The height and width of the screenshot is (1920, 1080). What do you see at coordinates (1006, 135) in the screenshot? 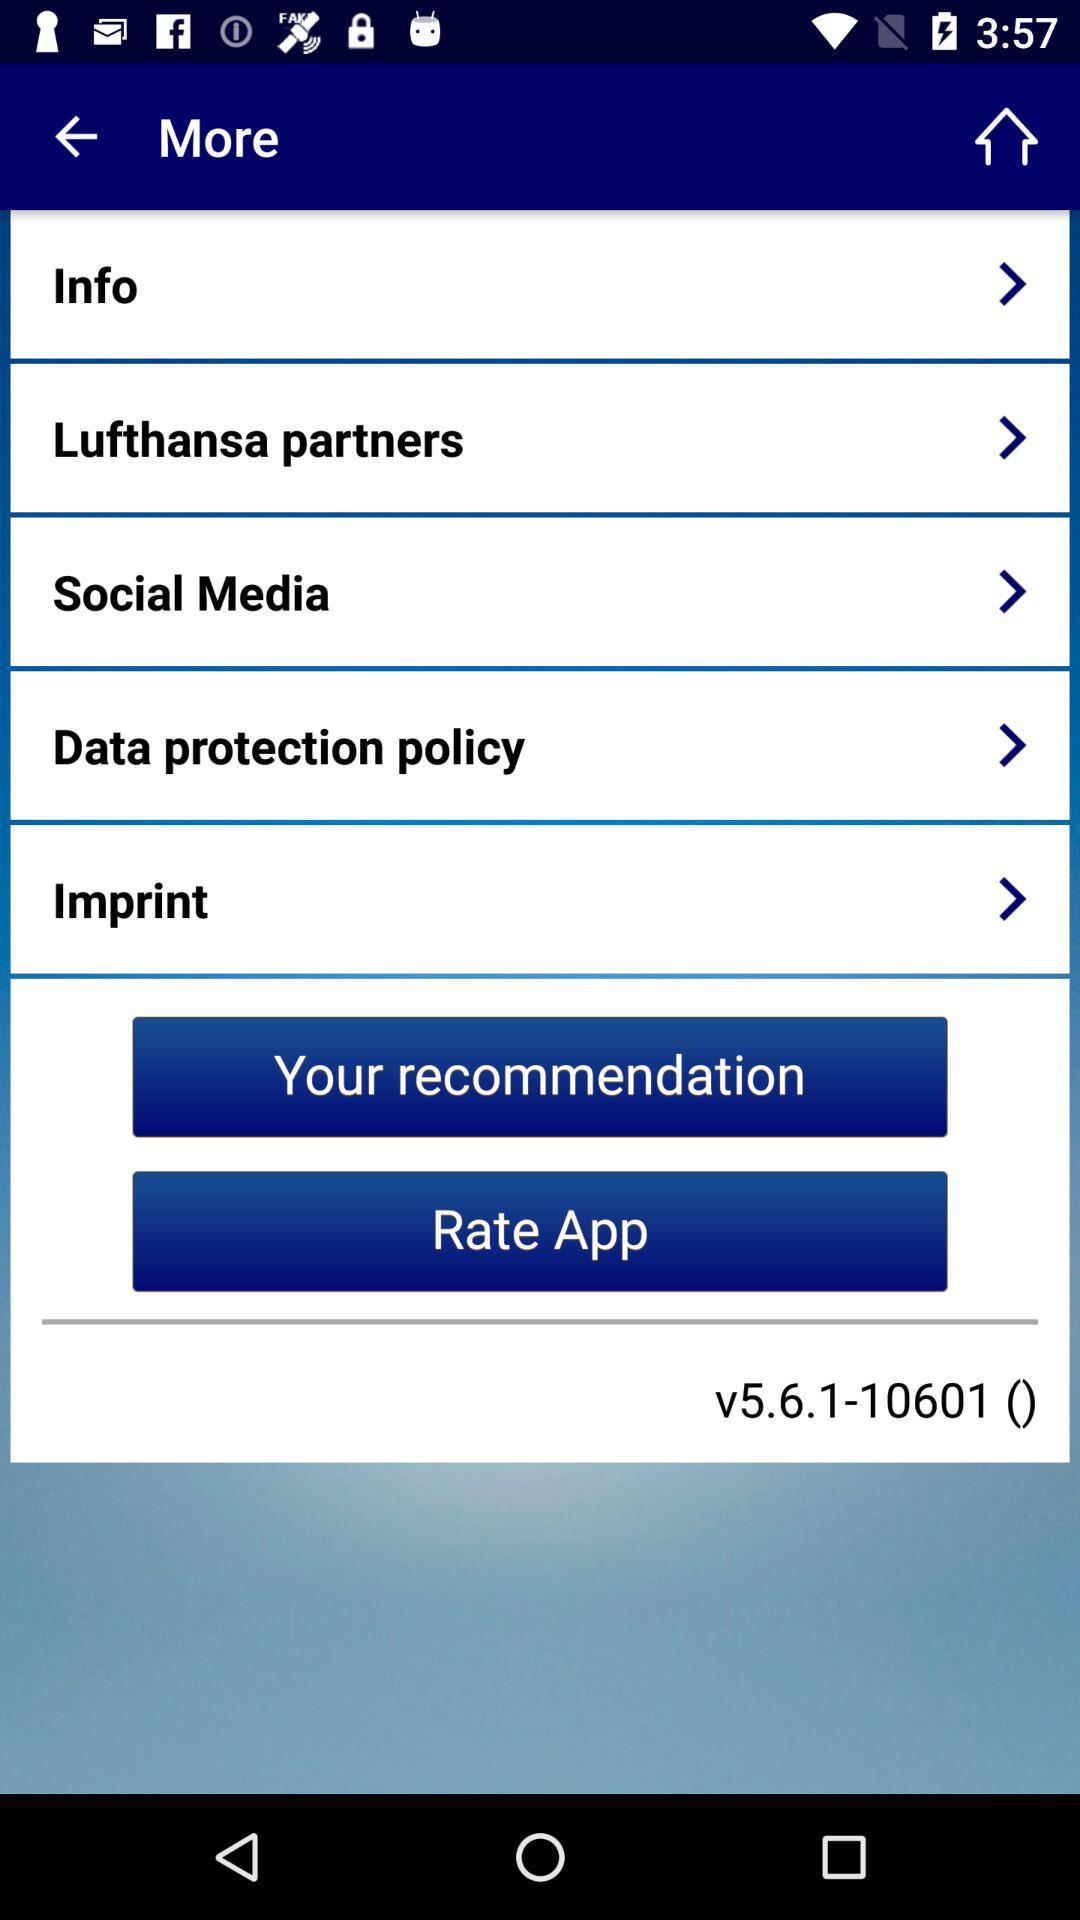
I see `icon next to the more app` at bounding box center [1006, 135].